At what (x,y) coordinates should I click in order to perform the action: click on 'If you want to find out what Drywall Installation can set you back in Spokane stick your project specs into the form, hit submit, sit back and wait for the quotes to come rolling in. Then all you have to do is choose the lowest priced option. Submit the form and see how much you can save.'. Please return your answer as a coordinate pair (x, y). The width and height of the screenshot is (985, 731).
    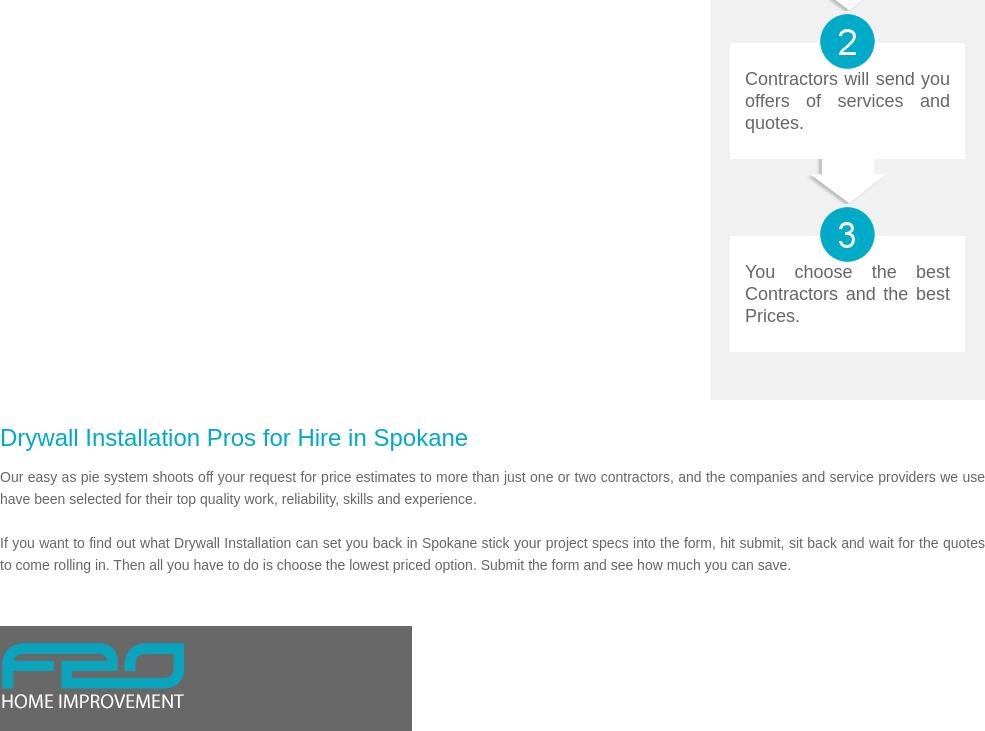
    Looking at the image, I should click on (491, 553).